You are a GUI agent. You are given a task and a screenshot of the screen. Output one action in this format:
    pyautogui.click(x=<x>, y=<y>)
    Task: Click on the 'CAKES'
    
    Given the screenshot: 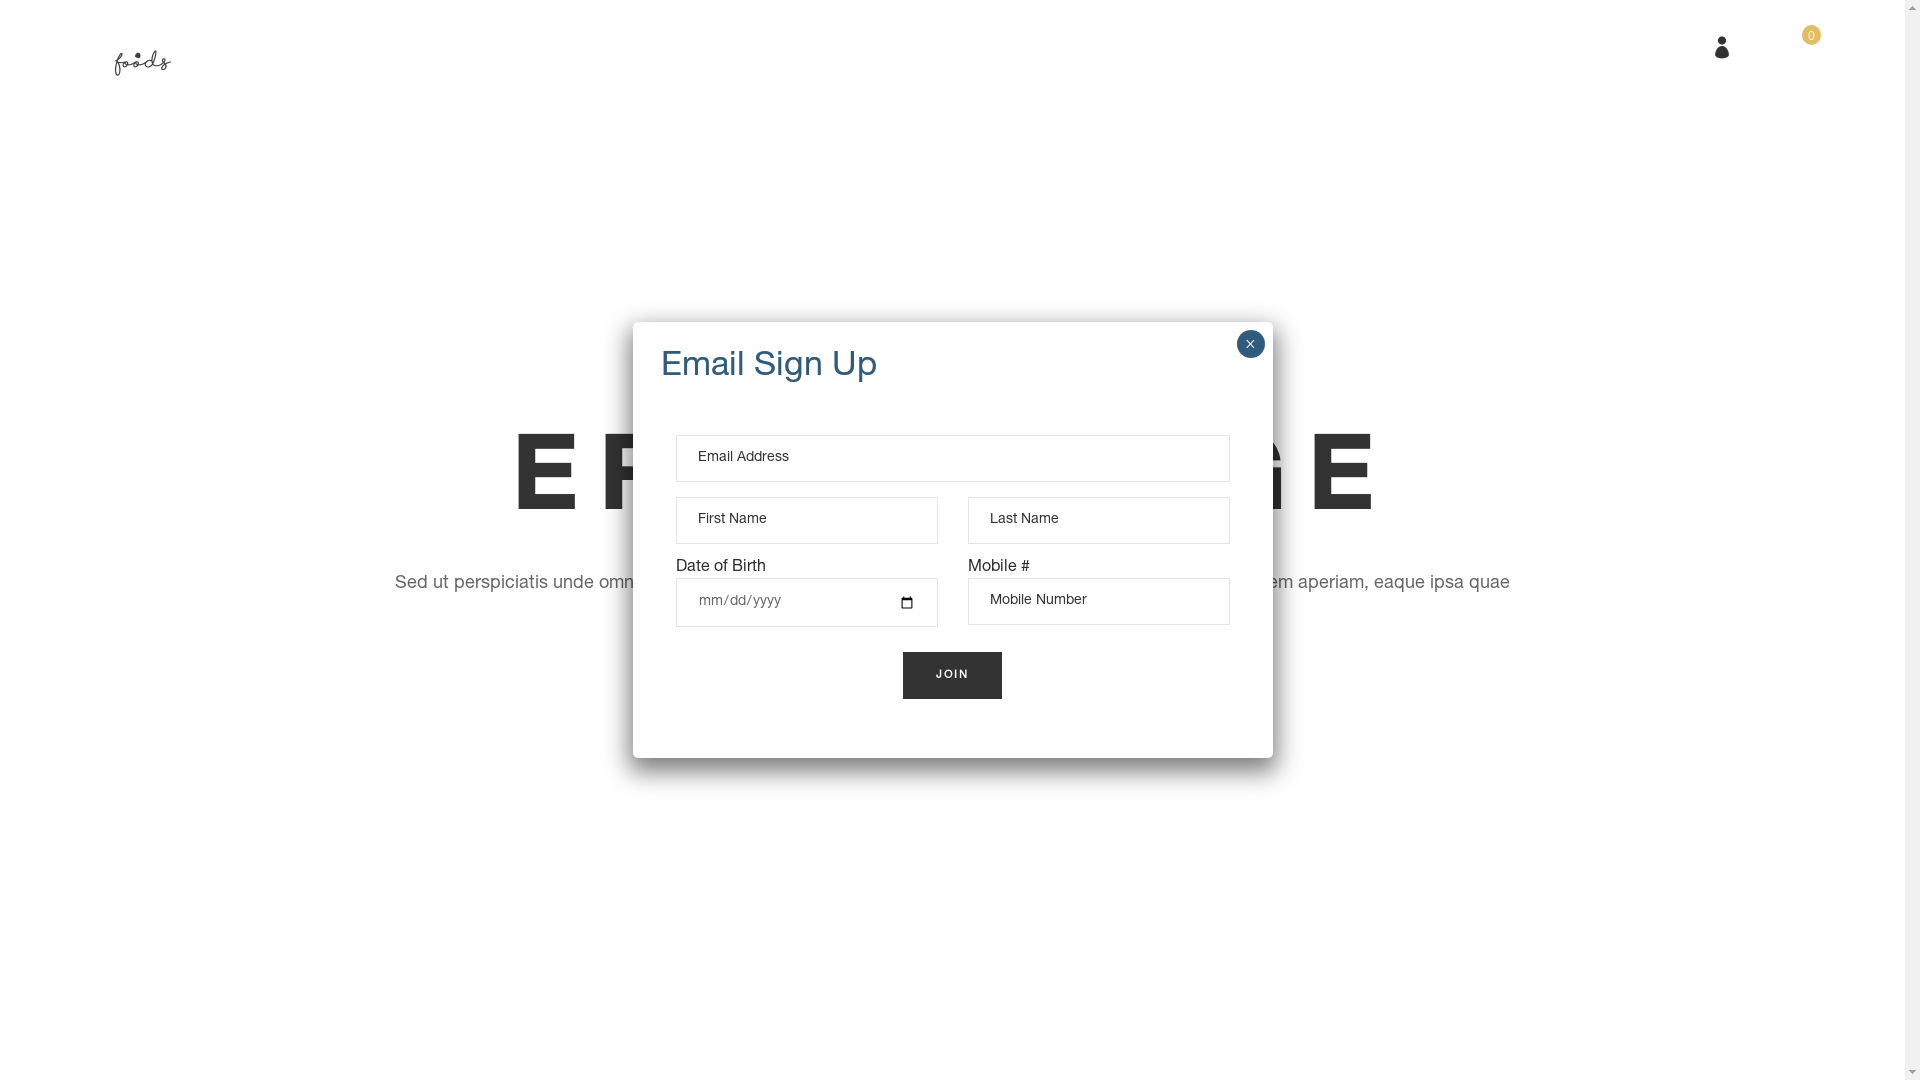 What is the action you would take?
    pyautogui.click(x=840, y=45)
    